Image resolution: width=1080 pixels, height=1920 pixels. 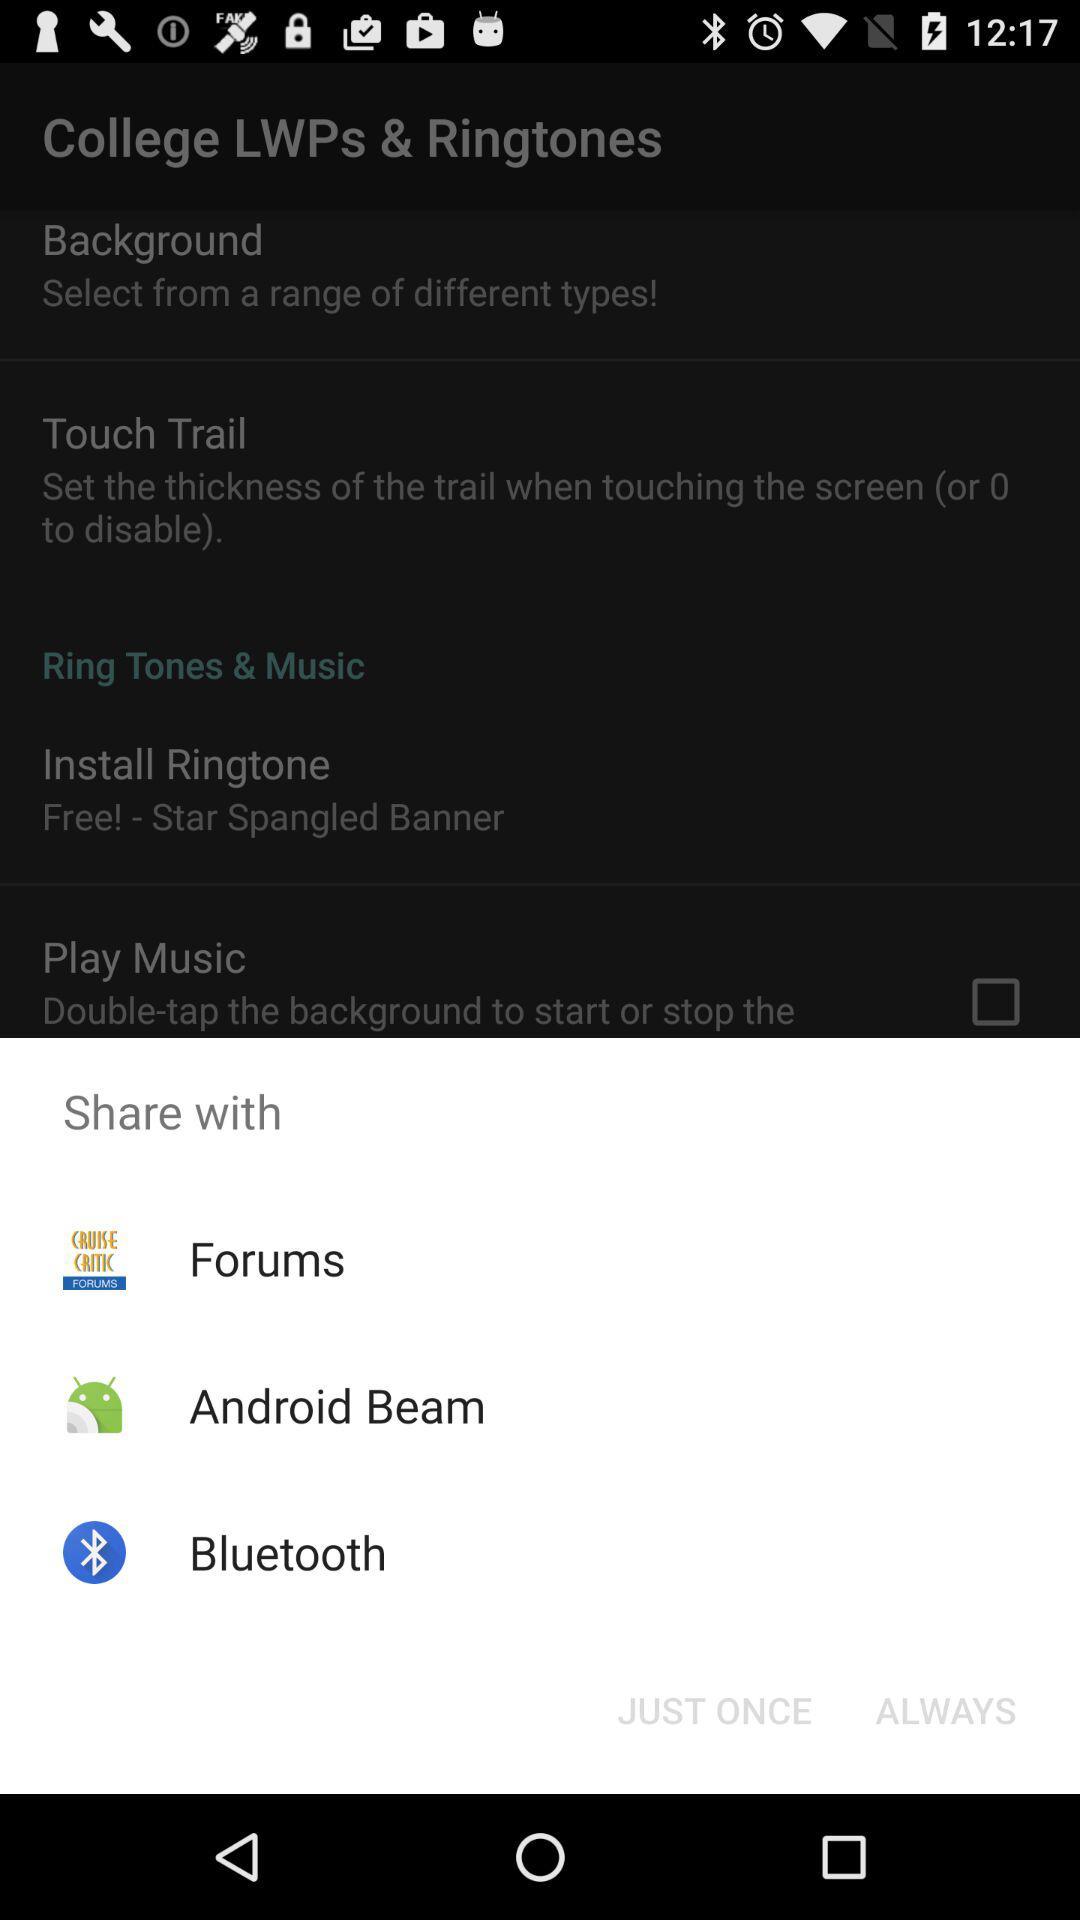 I want to click on the icon below the share with item, so click(x=266, y=1257).